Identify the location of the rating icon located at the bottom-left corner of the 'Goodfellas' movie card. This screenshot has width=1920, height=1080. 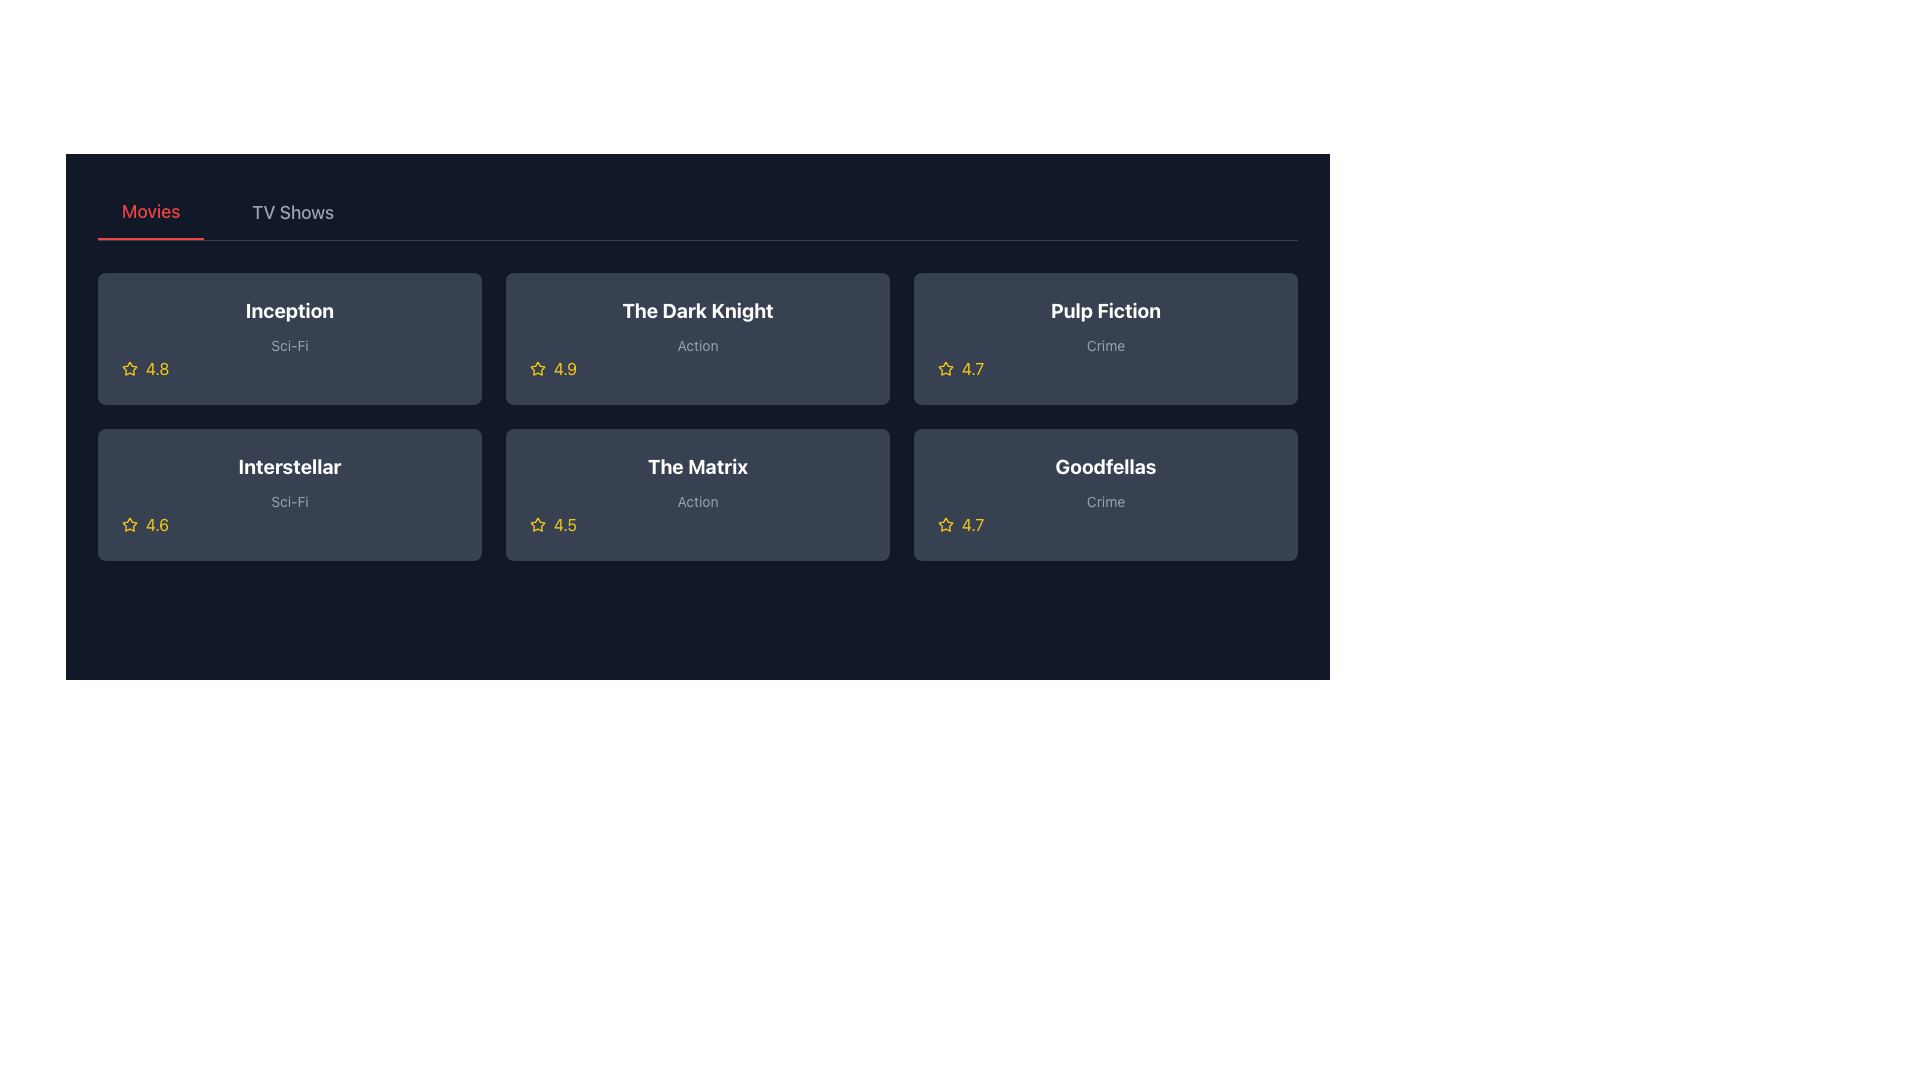
(944, 523).